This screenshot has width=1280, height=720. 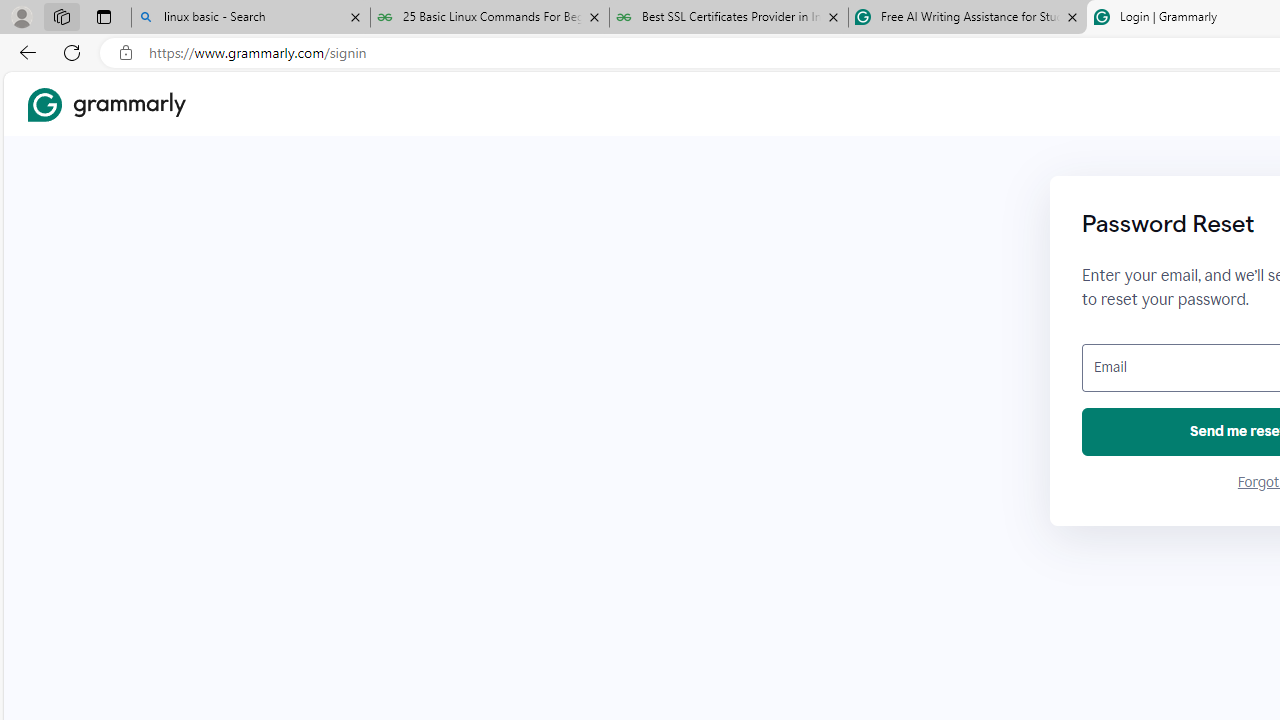 What do you see at coordinates (105, 104) in the screenshot?
I see `'Grammarly Home'` at bounding box center [105, 104].